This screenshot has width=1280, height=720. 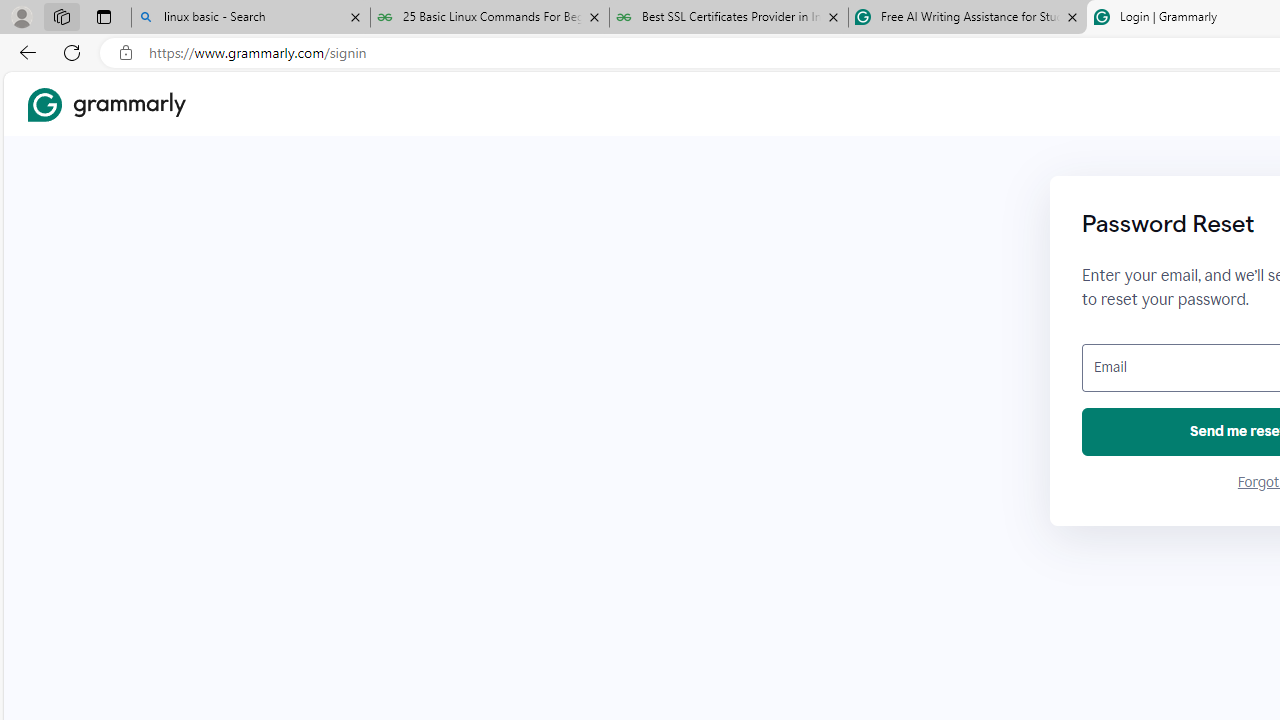 What do you see at coordinates (105, 104) in the screenshot?
I see `'Grammarly Home'` at bounding box center [105, 104].